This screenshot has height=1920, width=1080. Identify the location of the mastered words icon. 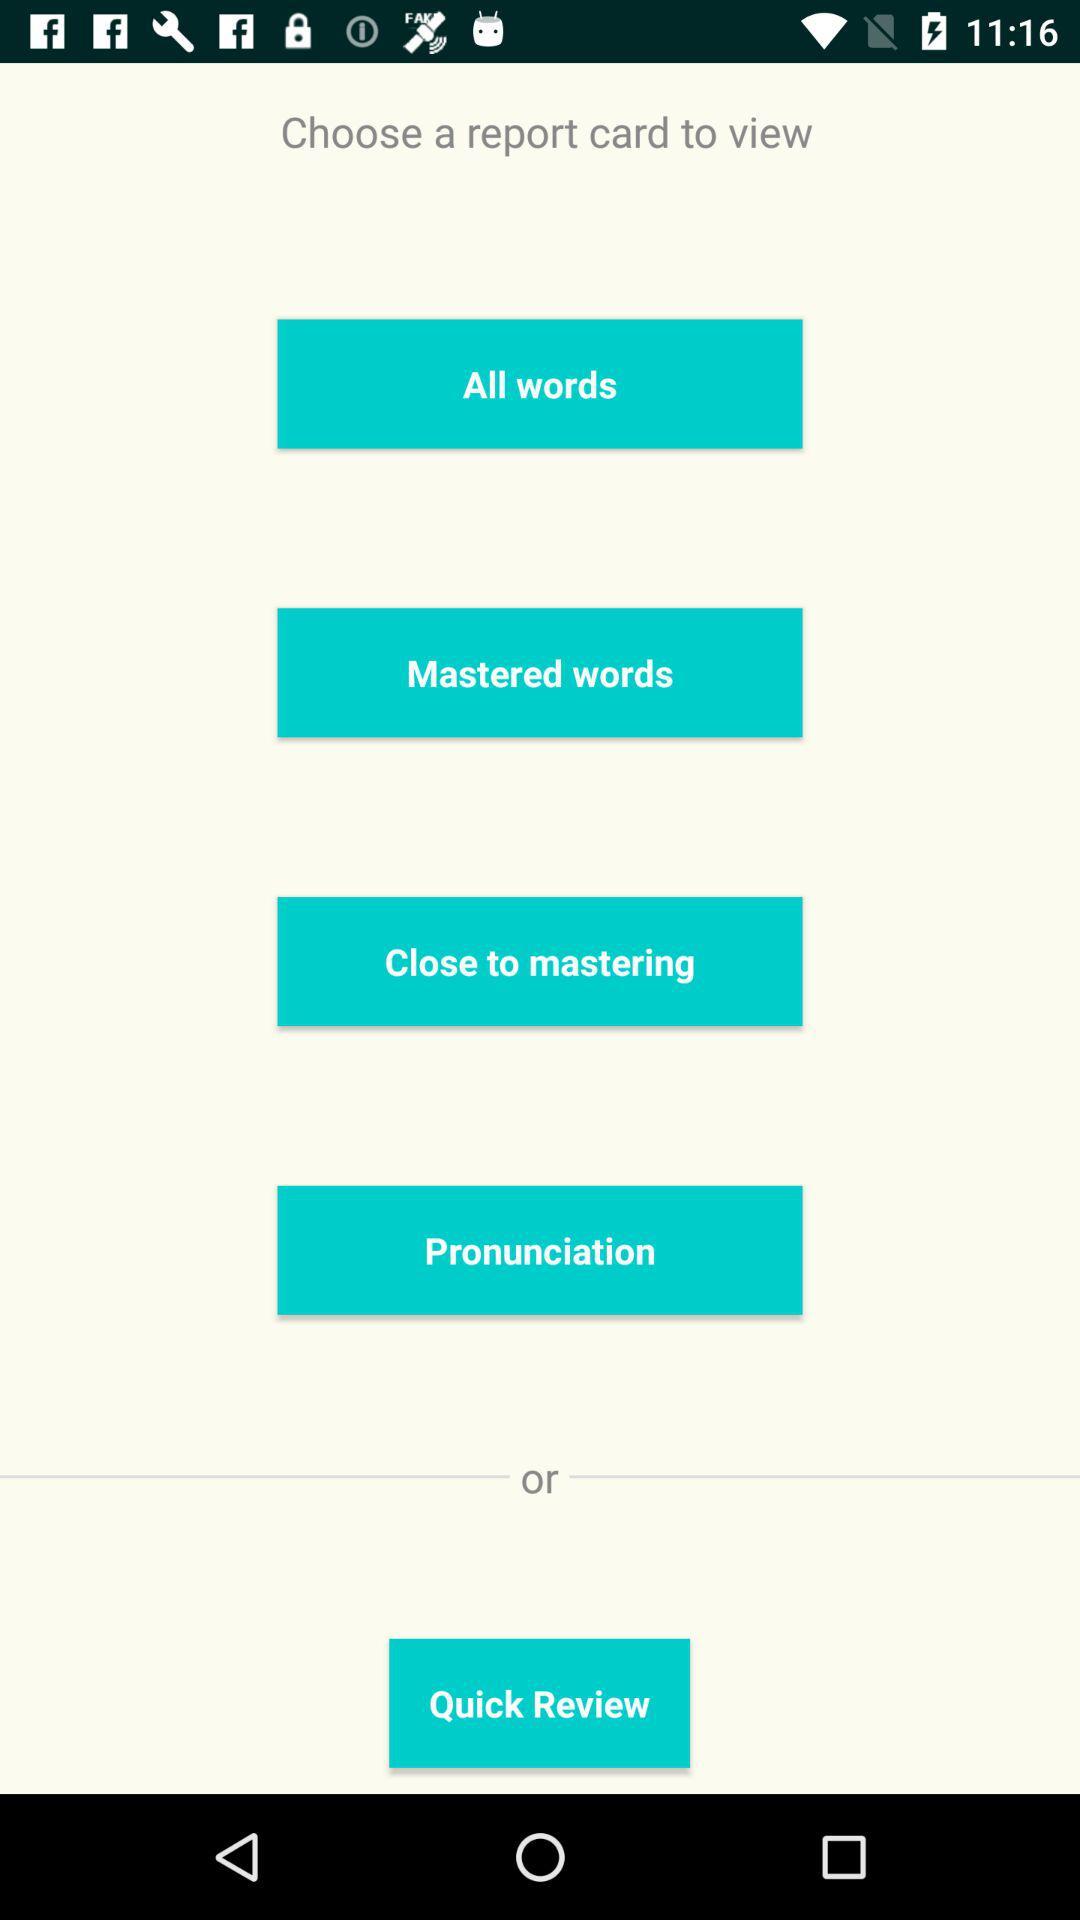
(540, 672).